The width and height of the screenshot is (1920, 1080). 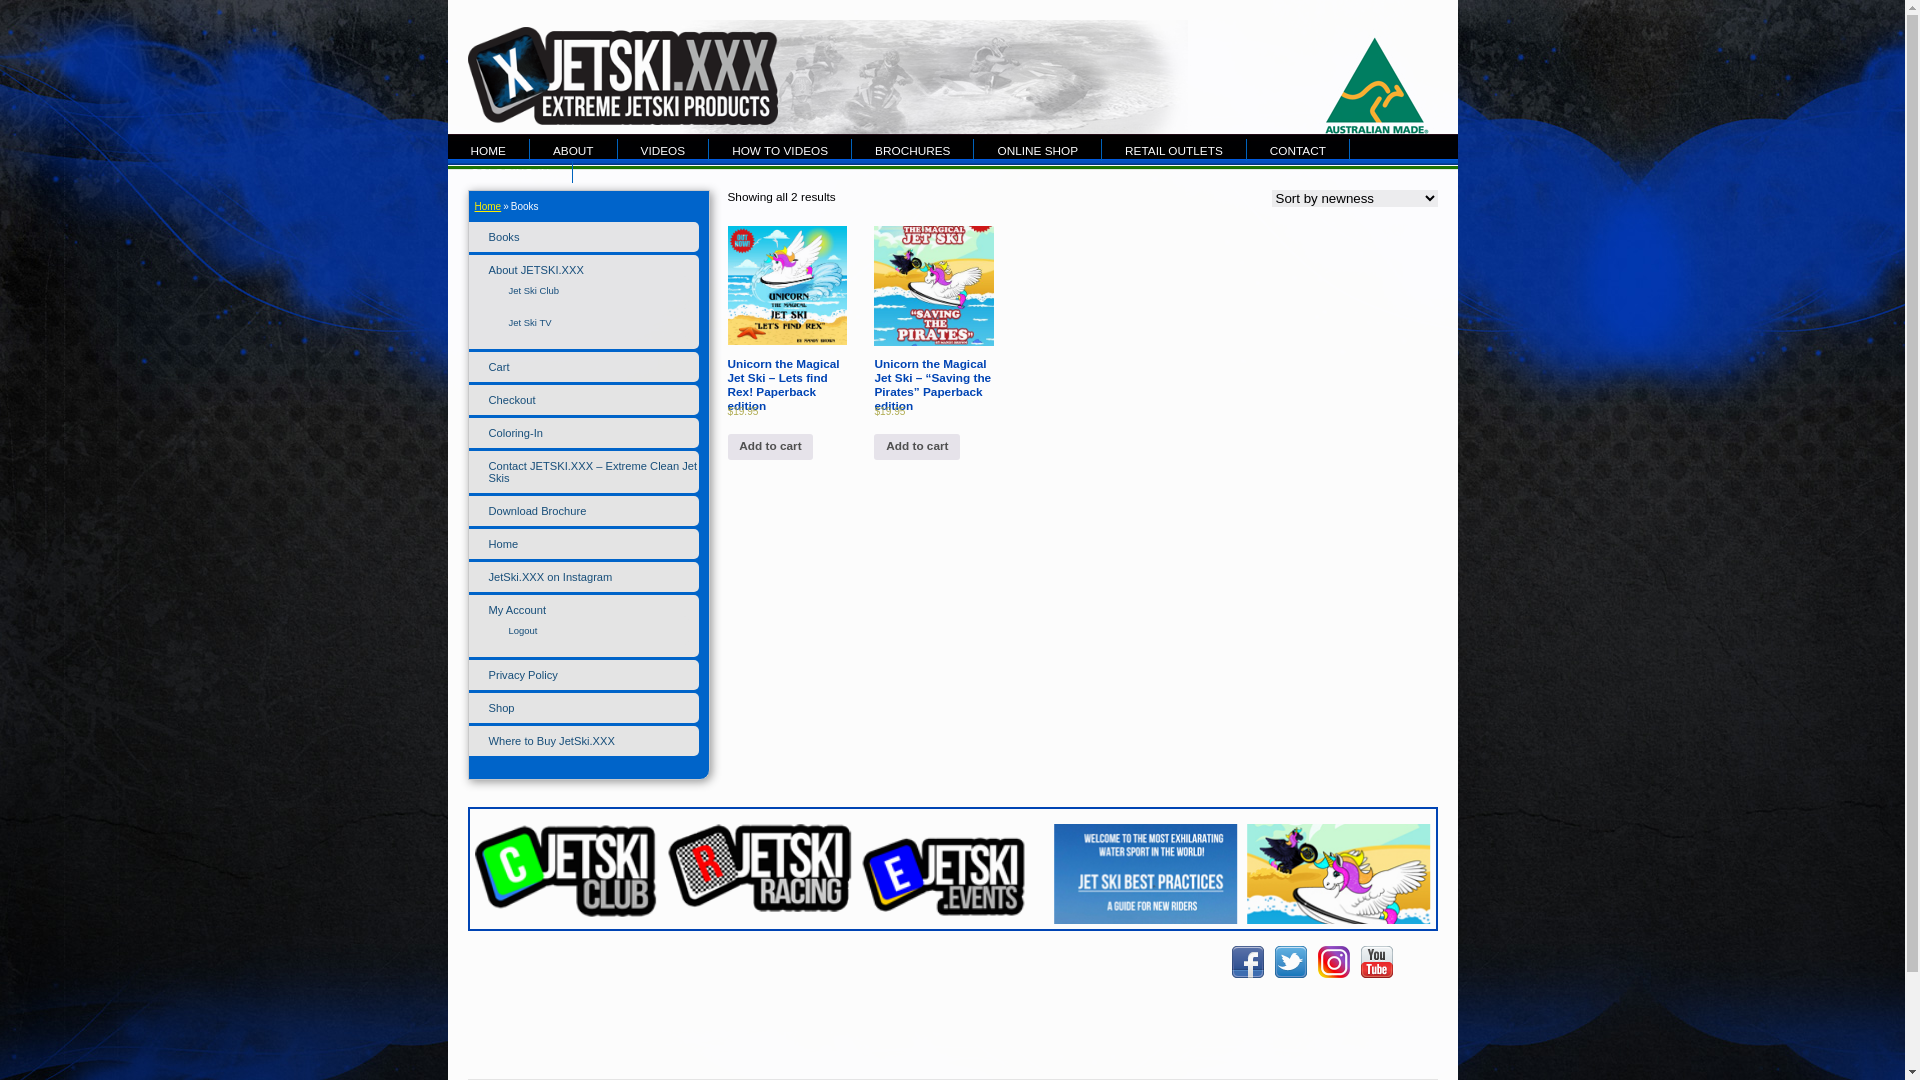 What do you see at coordinates (503, 235) in the screenshot?
I see `'Books'` at bounding box center [503, 235].